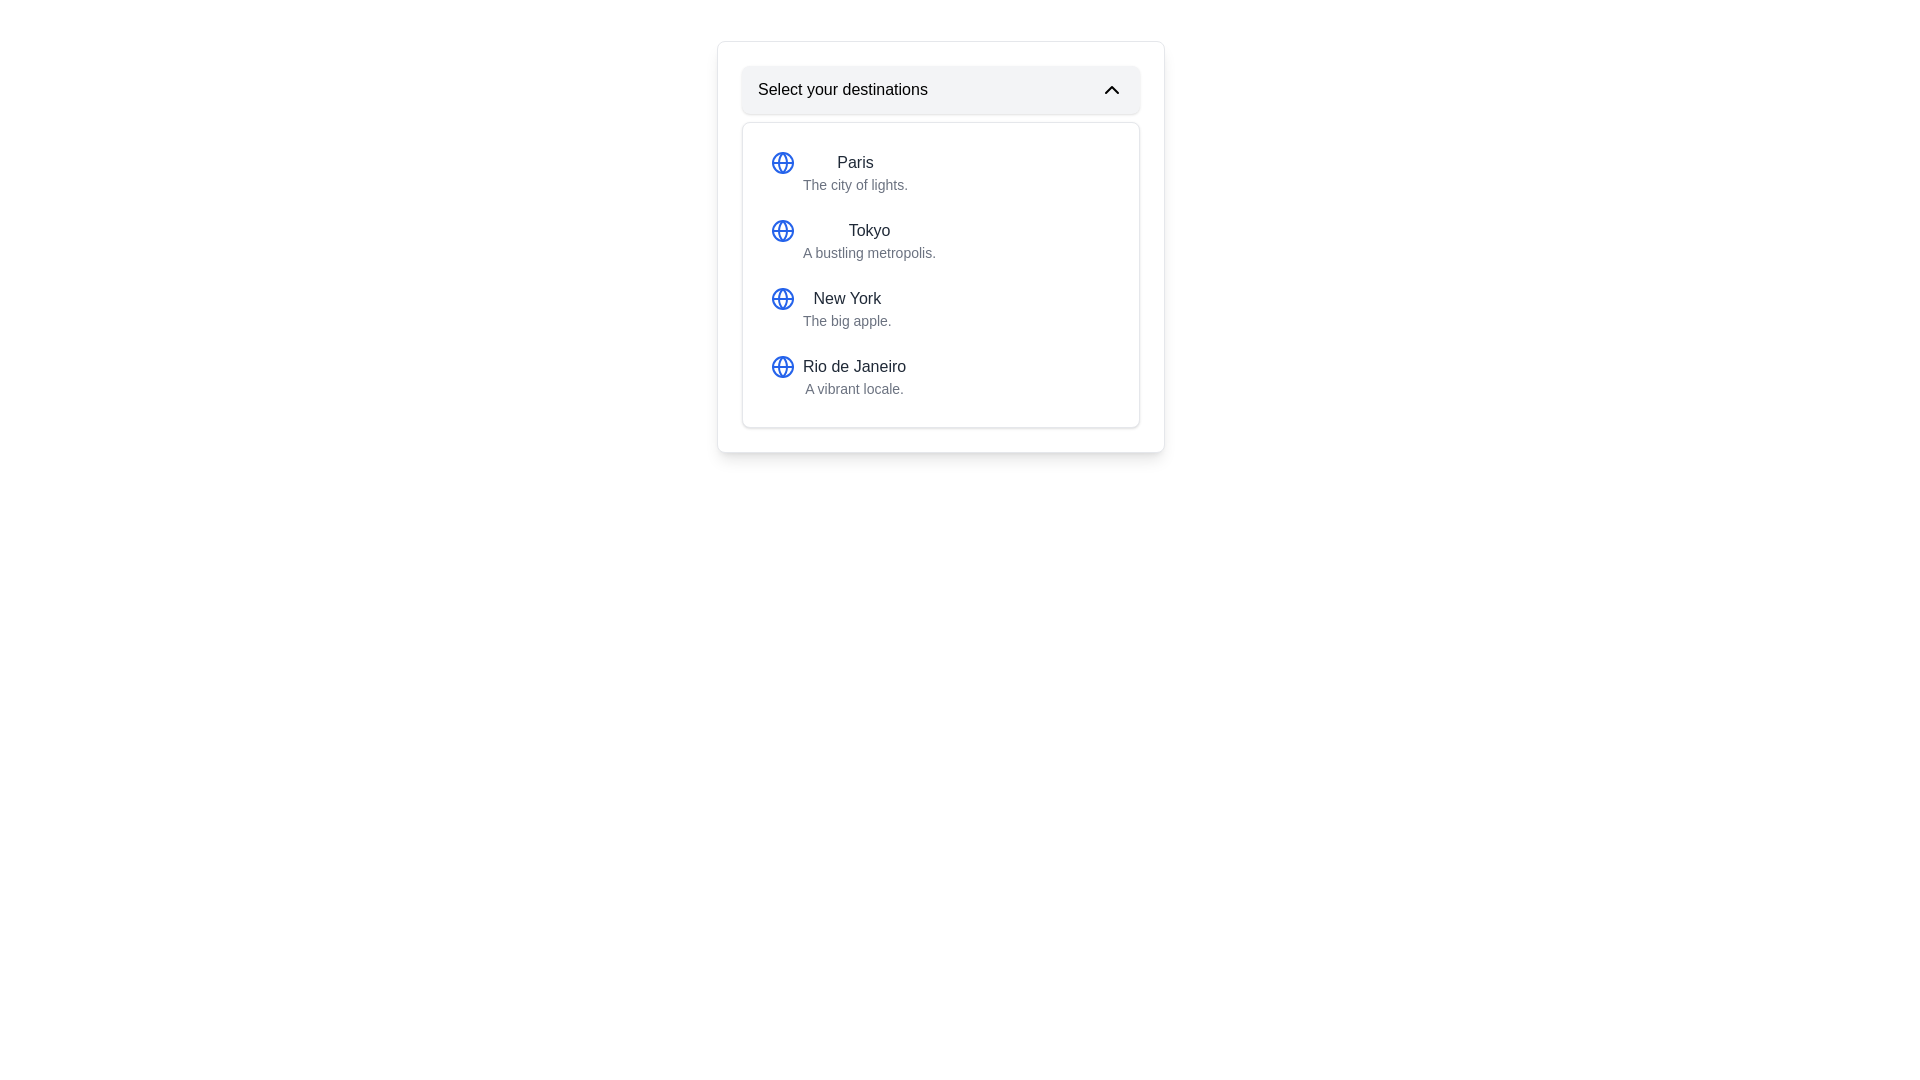 Image resolution: width=1920 pixels, height=1080 pixels. What do you see at coordinates (853, 239) in the screenshot?
I see `the List item for 'Tokyo', which features a globe icon and the subtitle 'A bustling metropolis'` at bounding box center [853, 239].